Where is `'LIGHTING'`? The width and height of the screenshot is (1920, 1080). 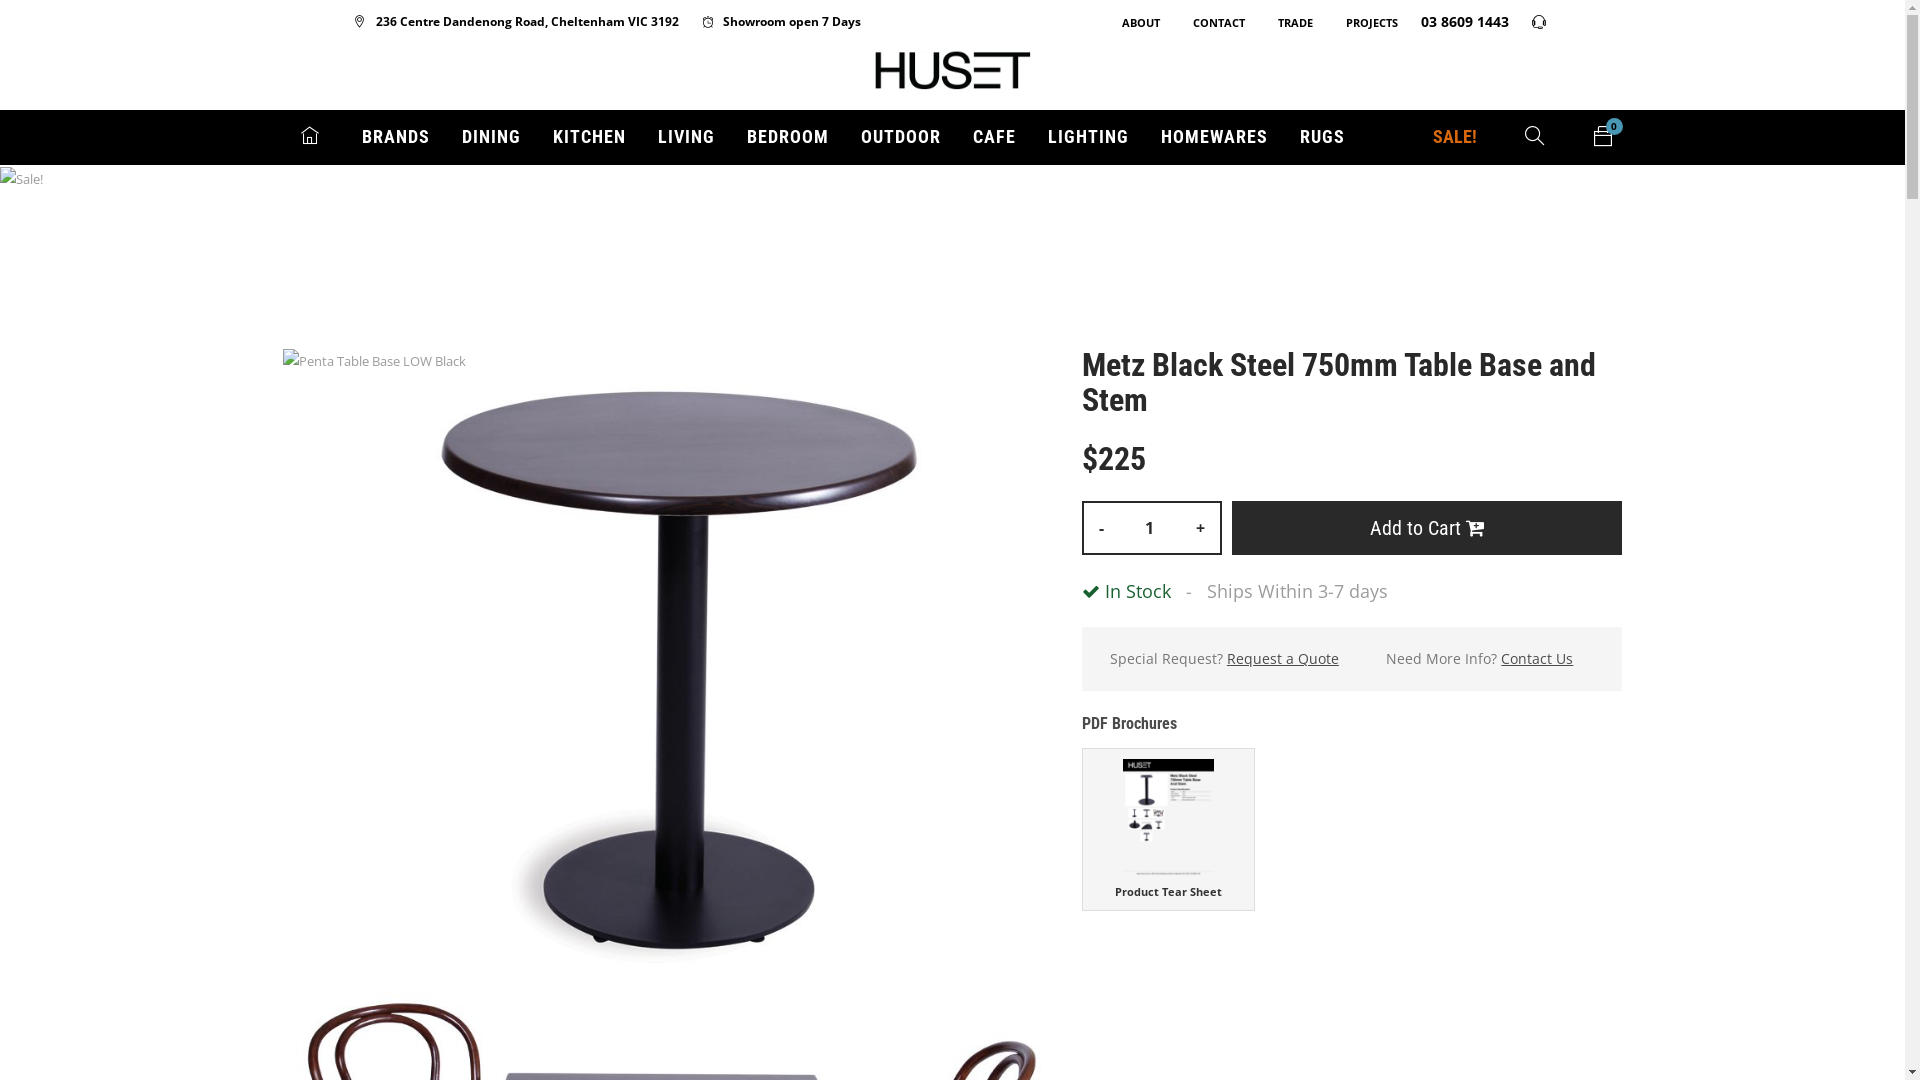 'LIGHTING' is located at coordinates (1046, 136).